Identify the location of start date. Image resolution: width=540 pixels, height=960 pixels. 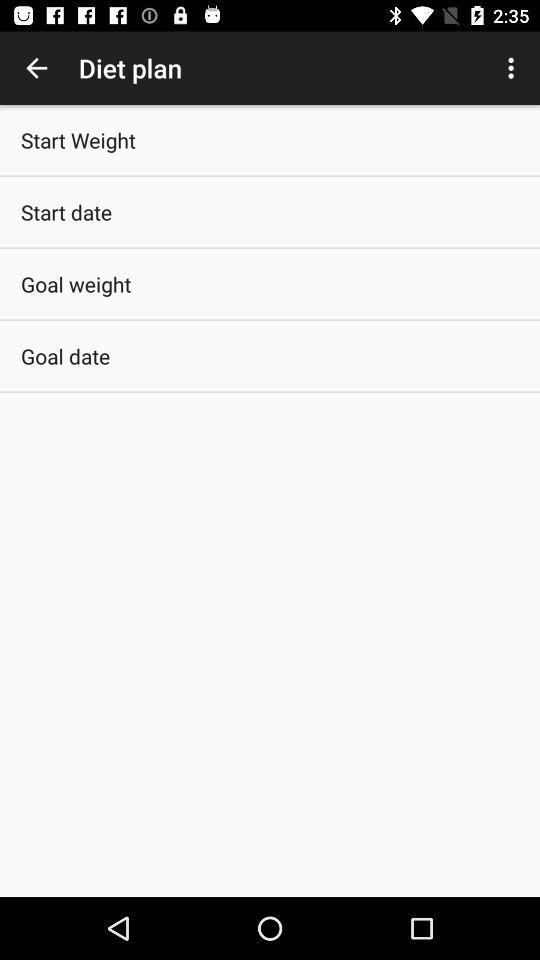
(66, 212).